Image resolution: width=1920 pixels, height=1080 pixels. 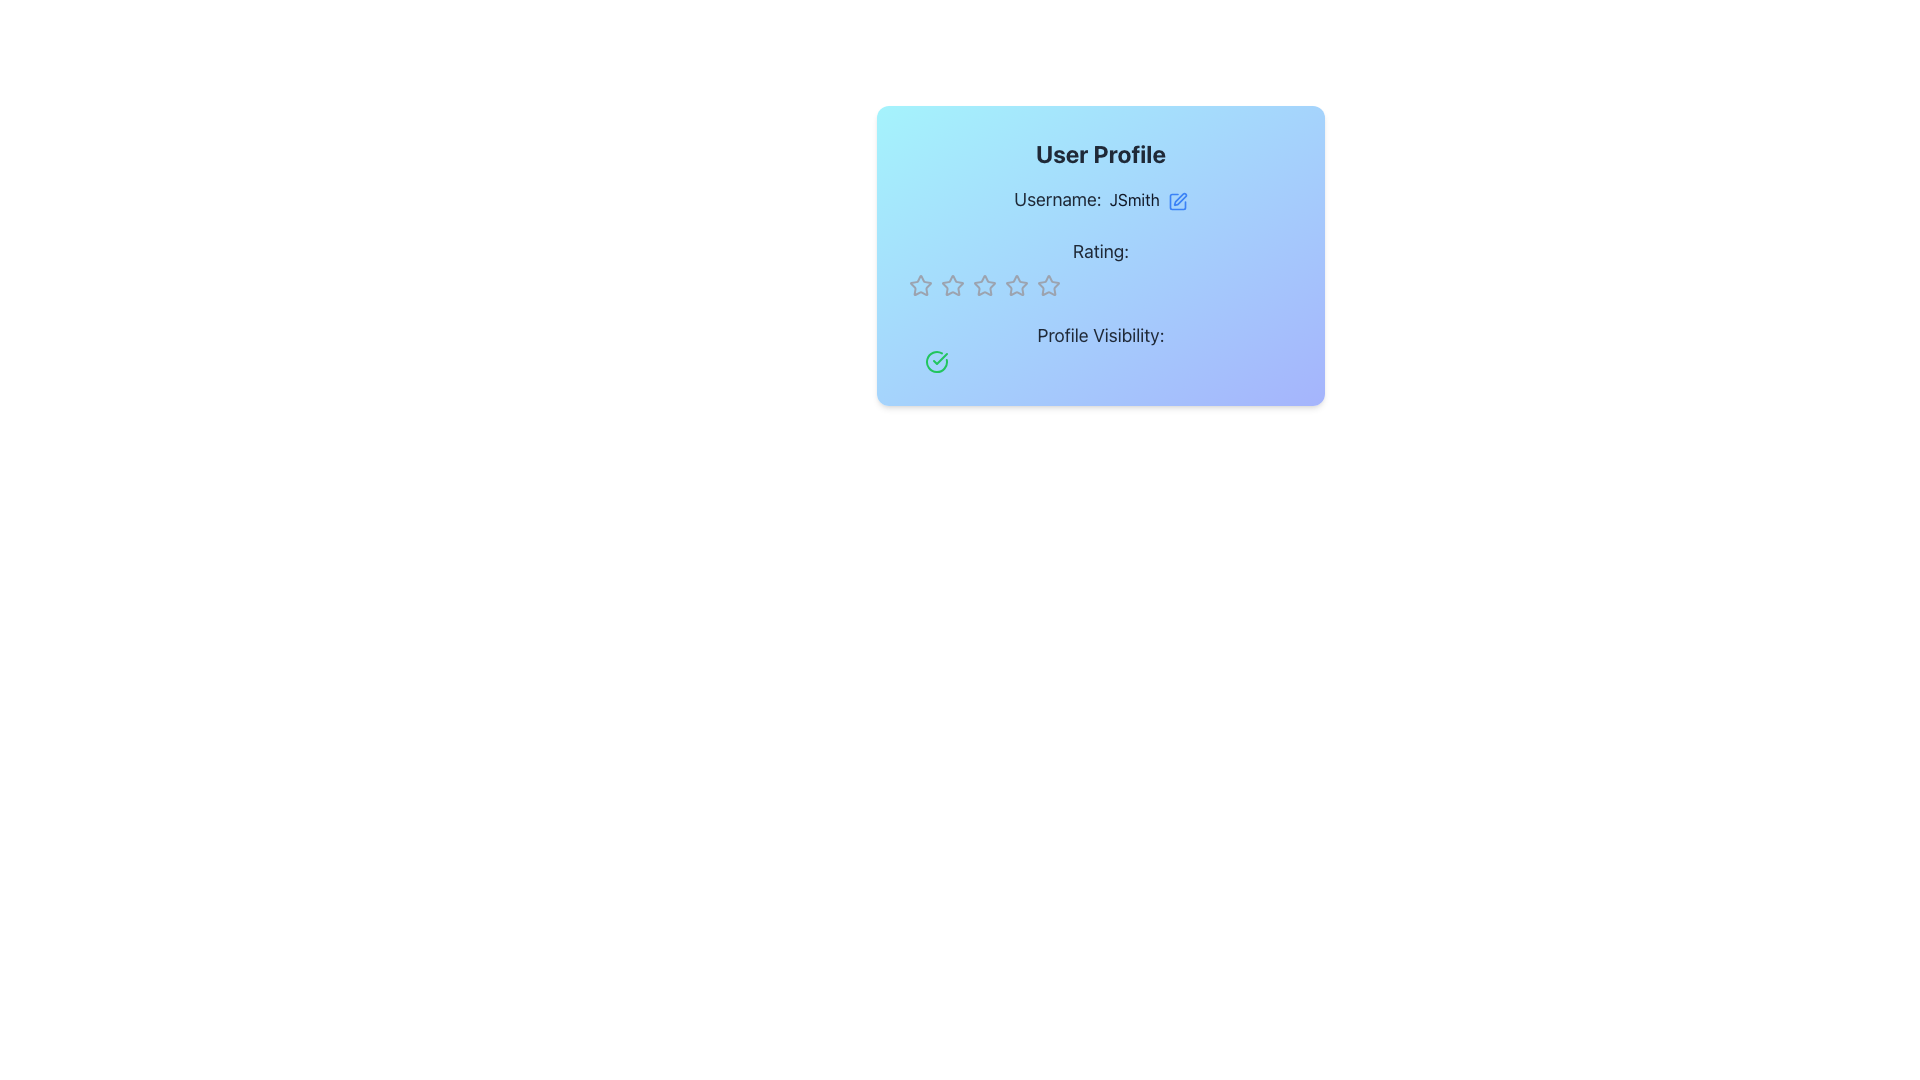 What do you see at coordinates (952, 285) in the screenshot?
I see `the second star-shaped rating icon, which is unselected and located under the 'Rating:' label in the 'User Profile' card interface` at bounding box center [952, 285].